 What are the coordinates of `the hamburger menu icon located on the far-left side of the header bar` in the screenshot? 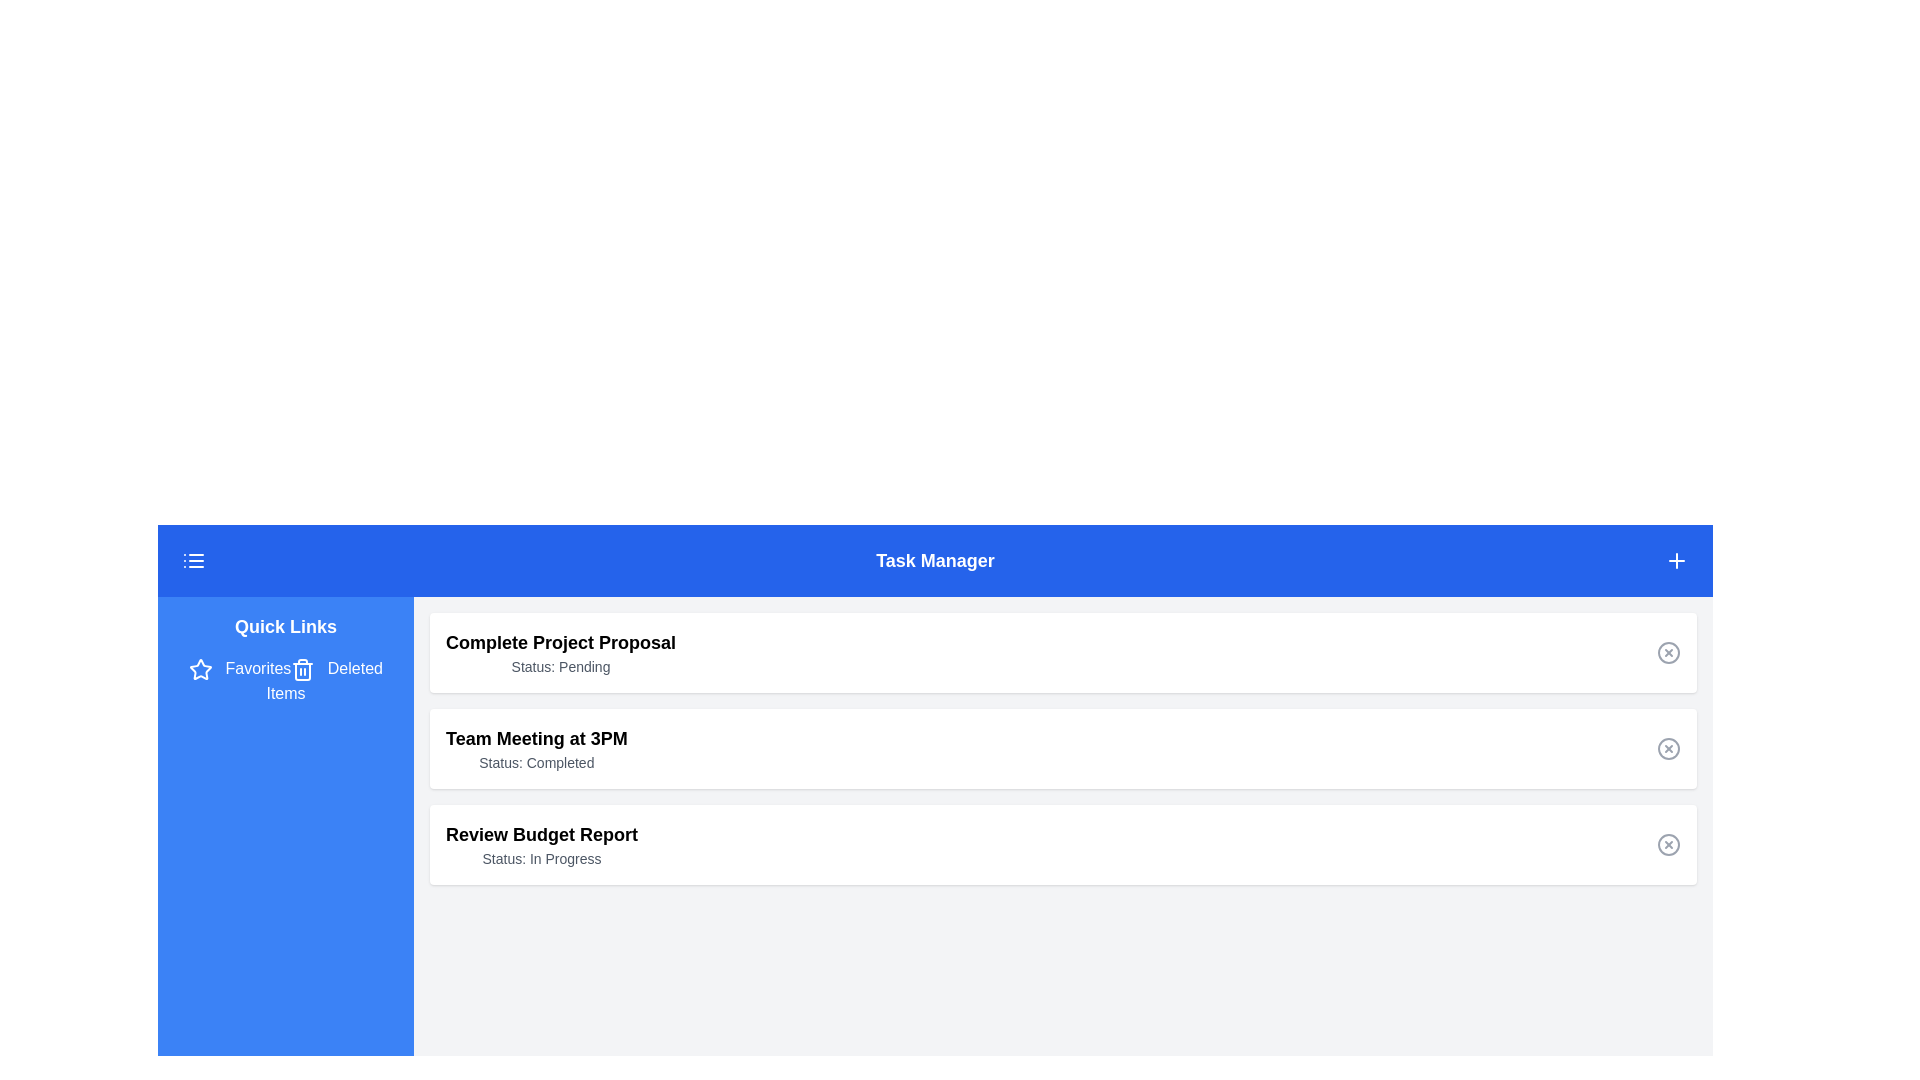 It's located at (193, 560).